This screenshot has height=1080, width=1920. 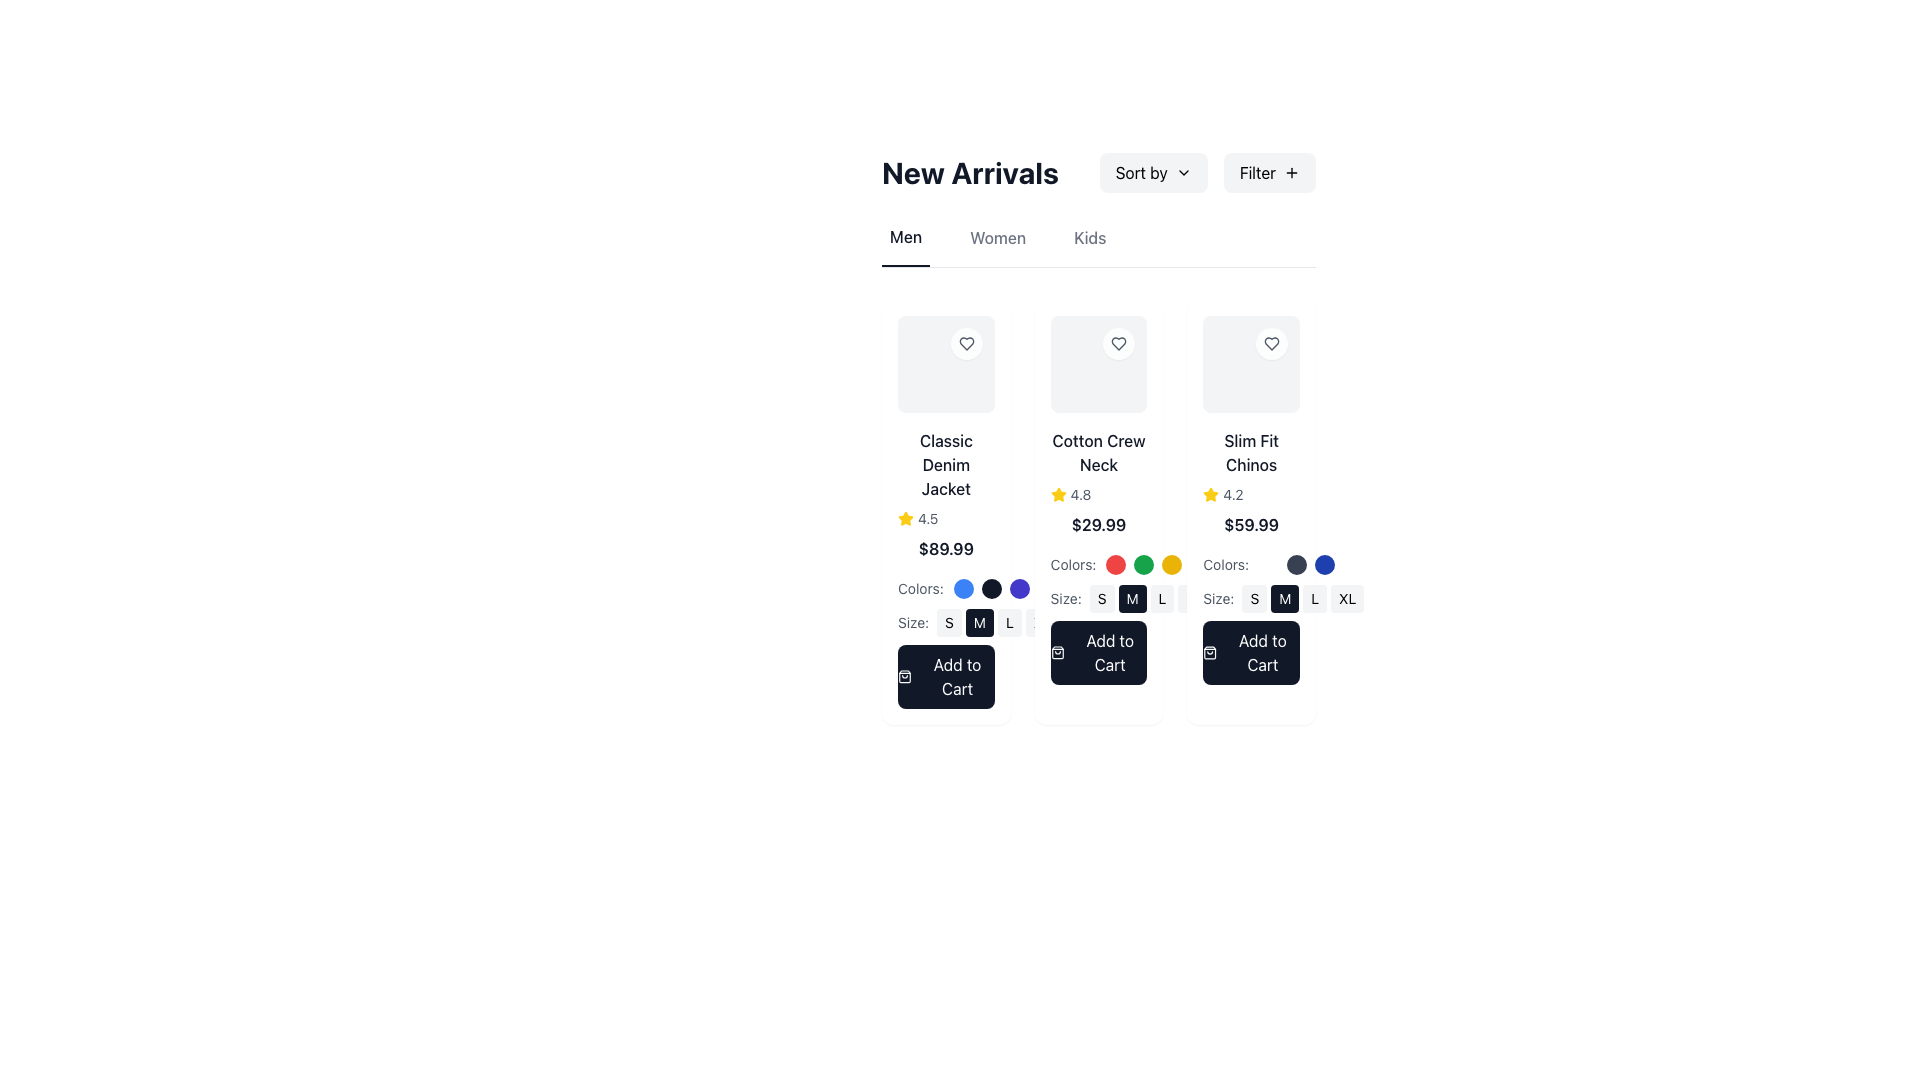 I want to click on the purple color selection button for the 'Classic Denim Jacket', which is the third circular button in the color selection section, so click(x=1019, y=587).